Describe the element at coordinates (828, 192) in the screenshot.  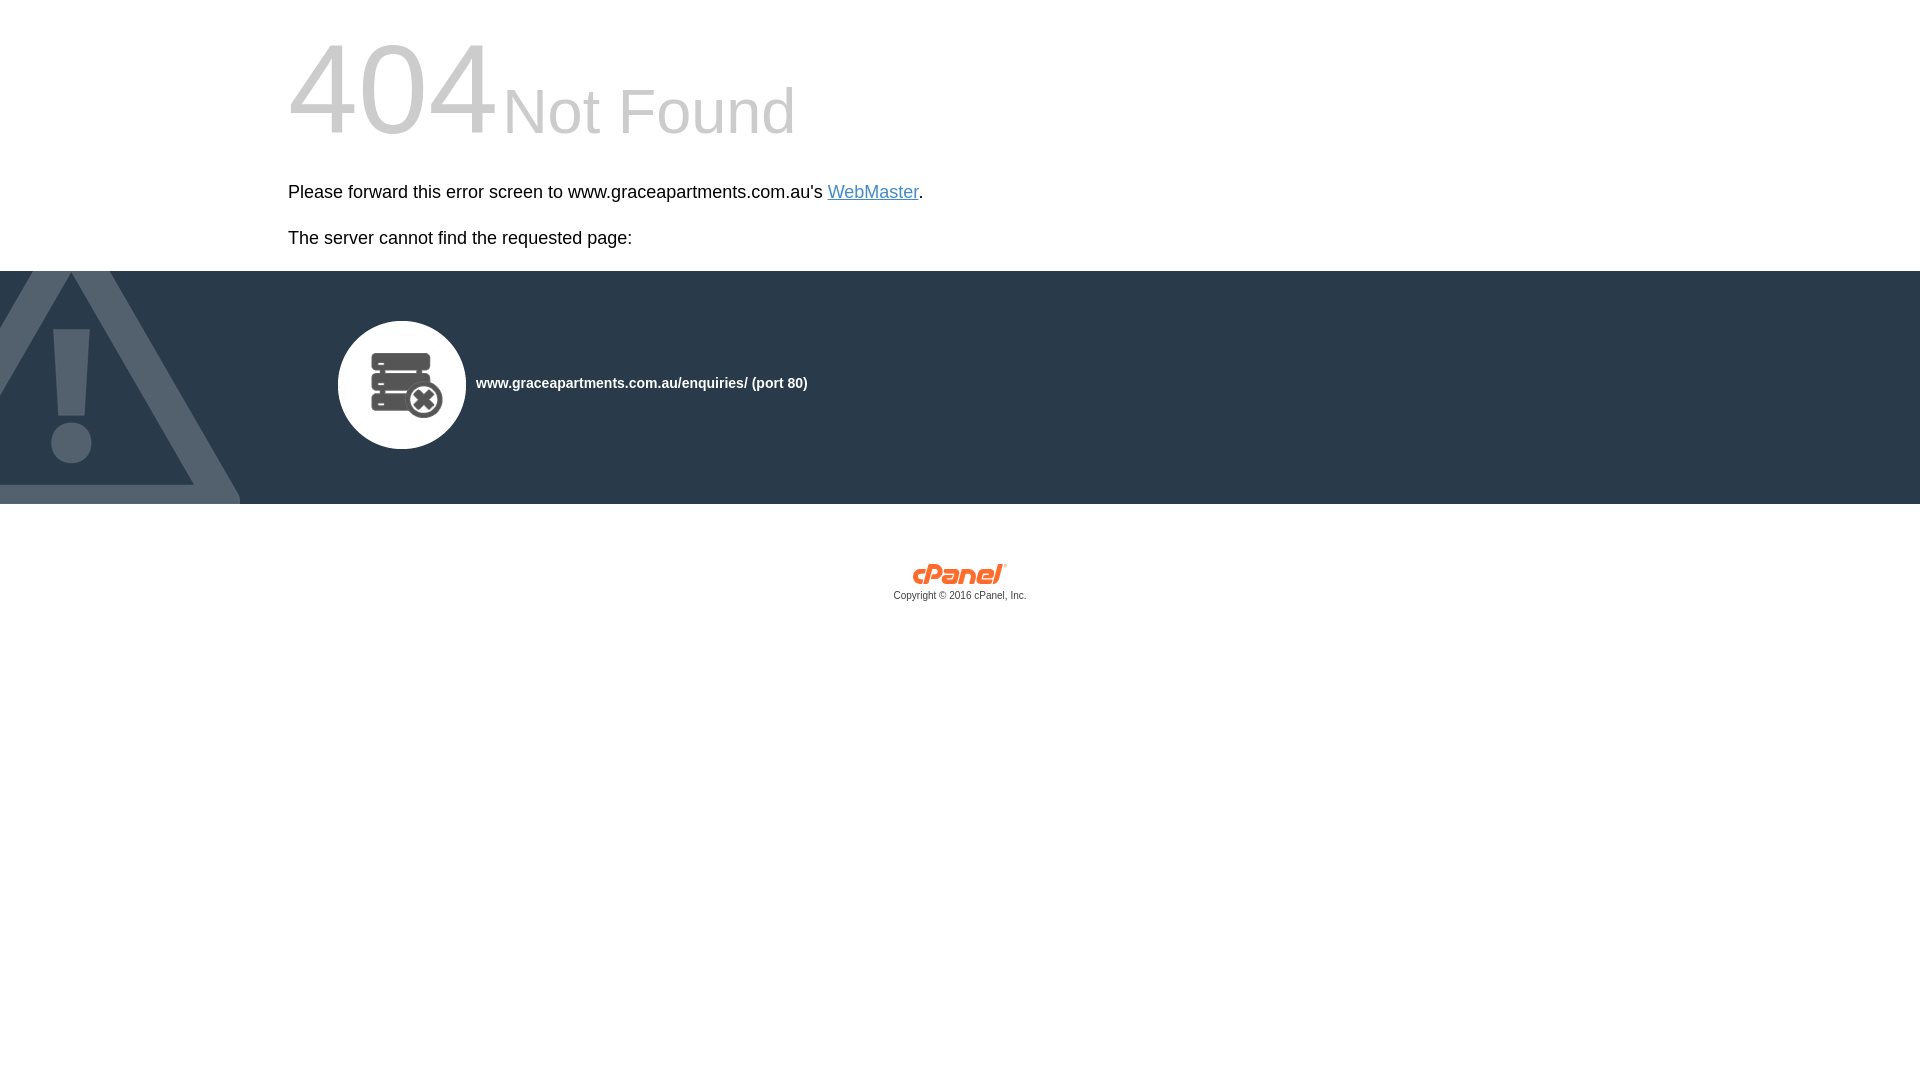
I see `'WebMaster'` at that location.